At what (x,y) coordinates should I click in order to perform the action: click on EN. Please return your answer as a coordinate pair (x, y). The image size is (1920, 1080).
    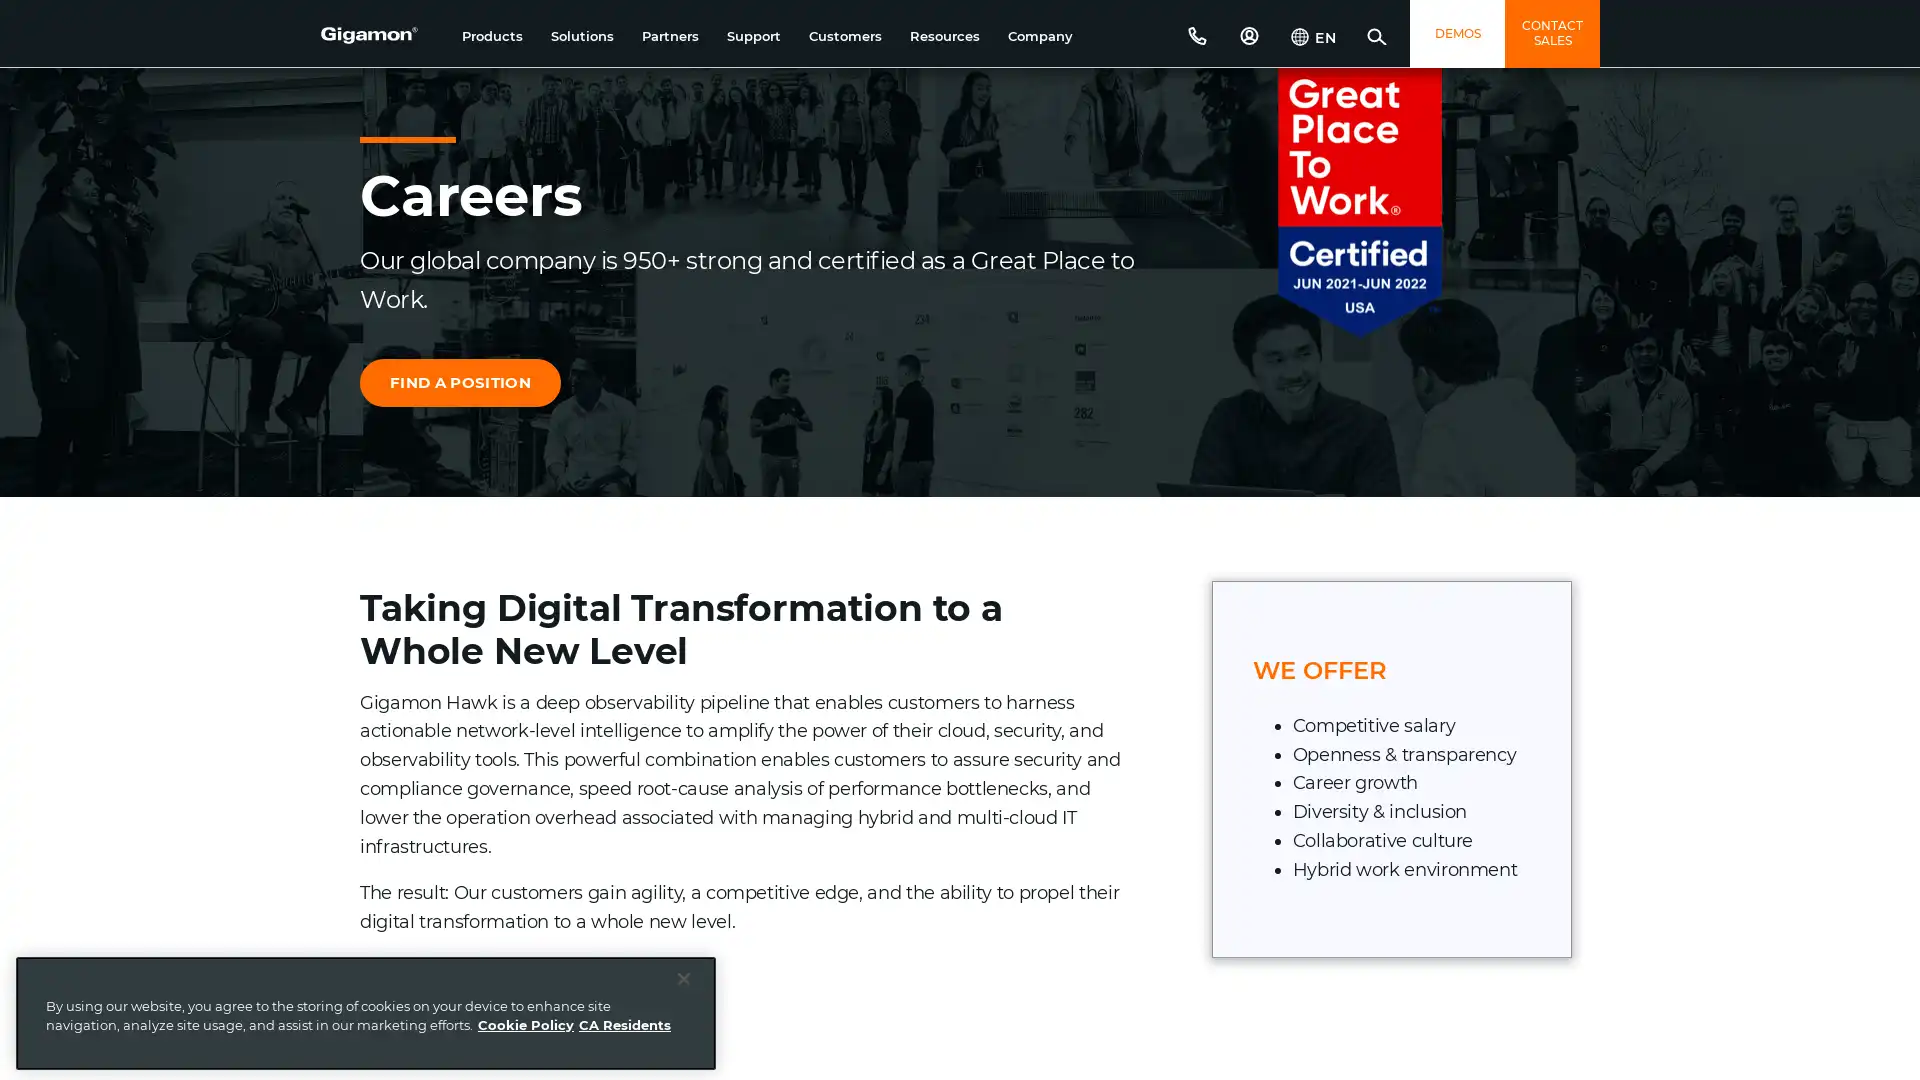
    Looking at the image, I should click on (1313, 39).